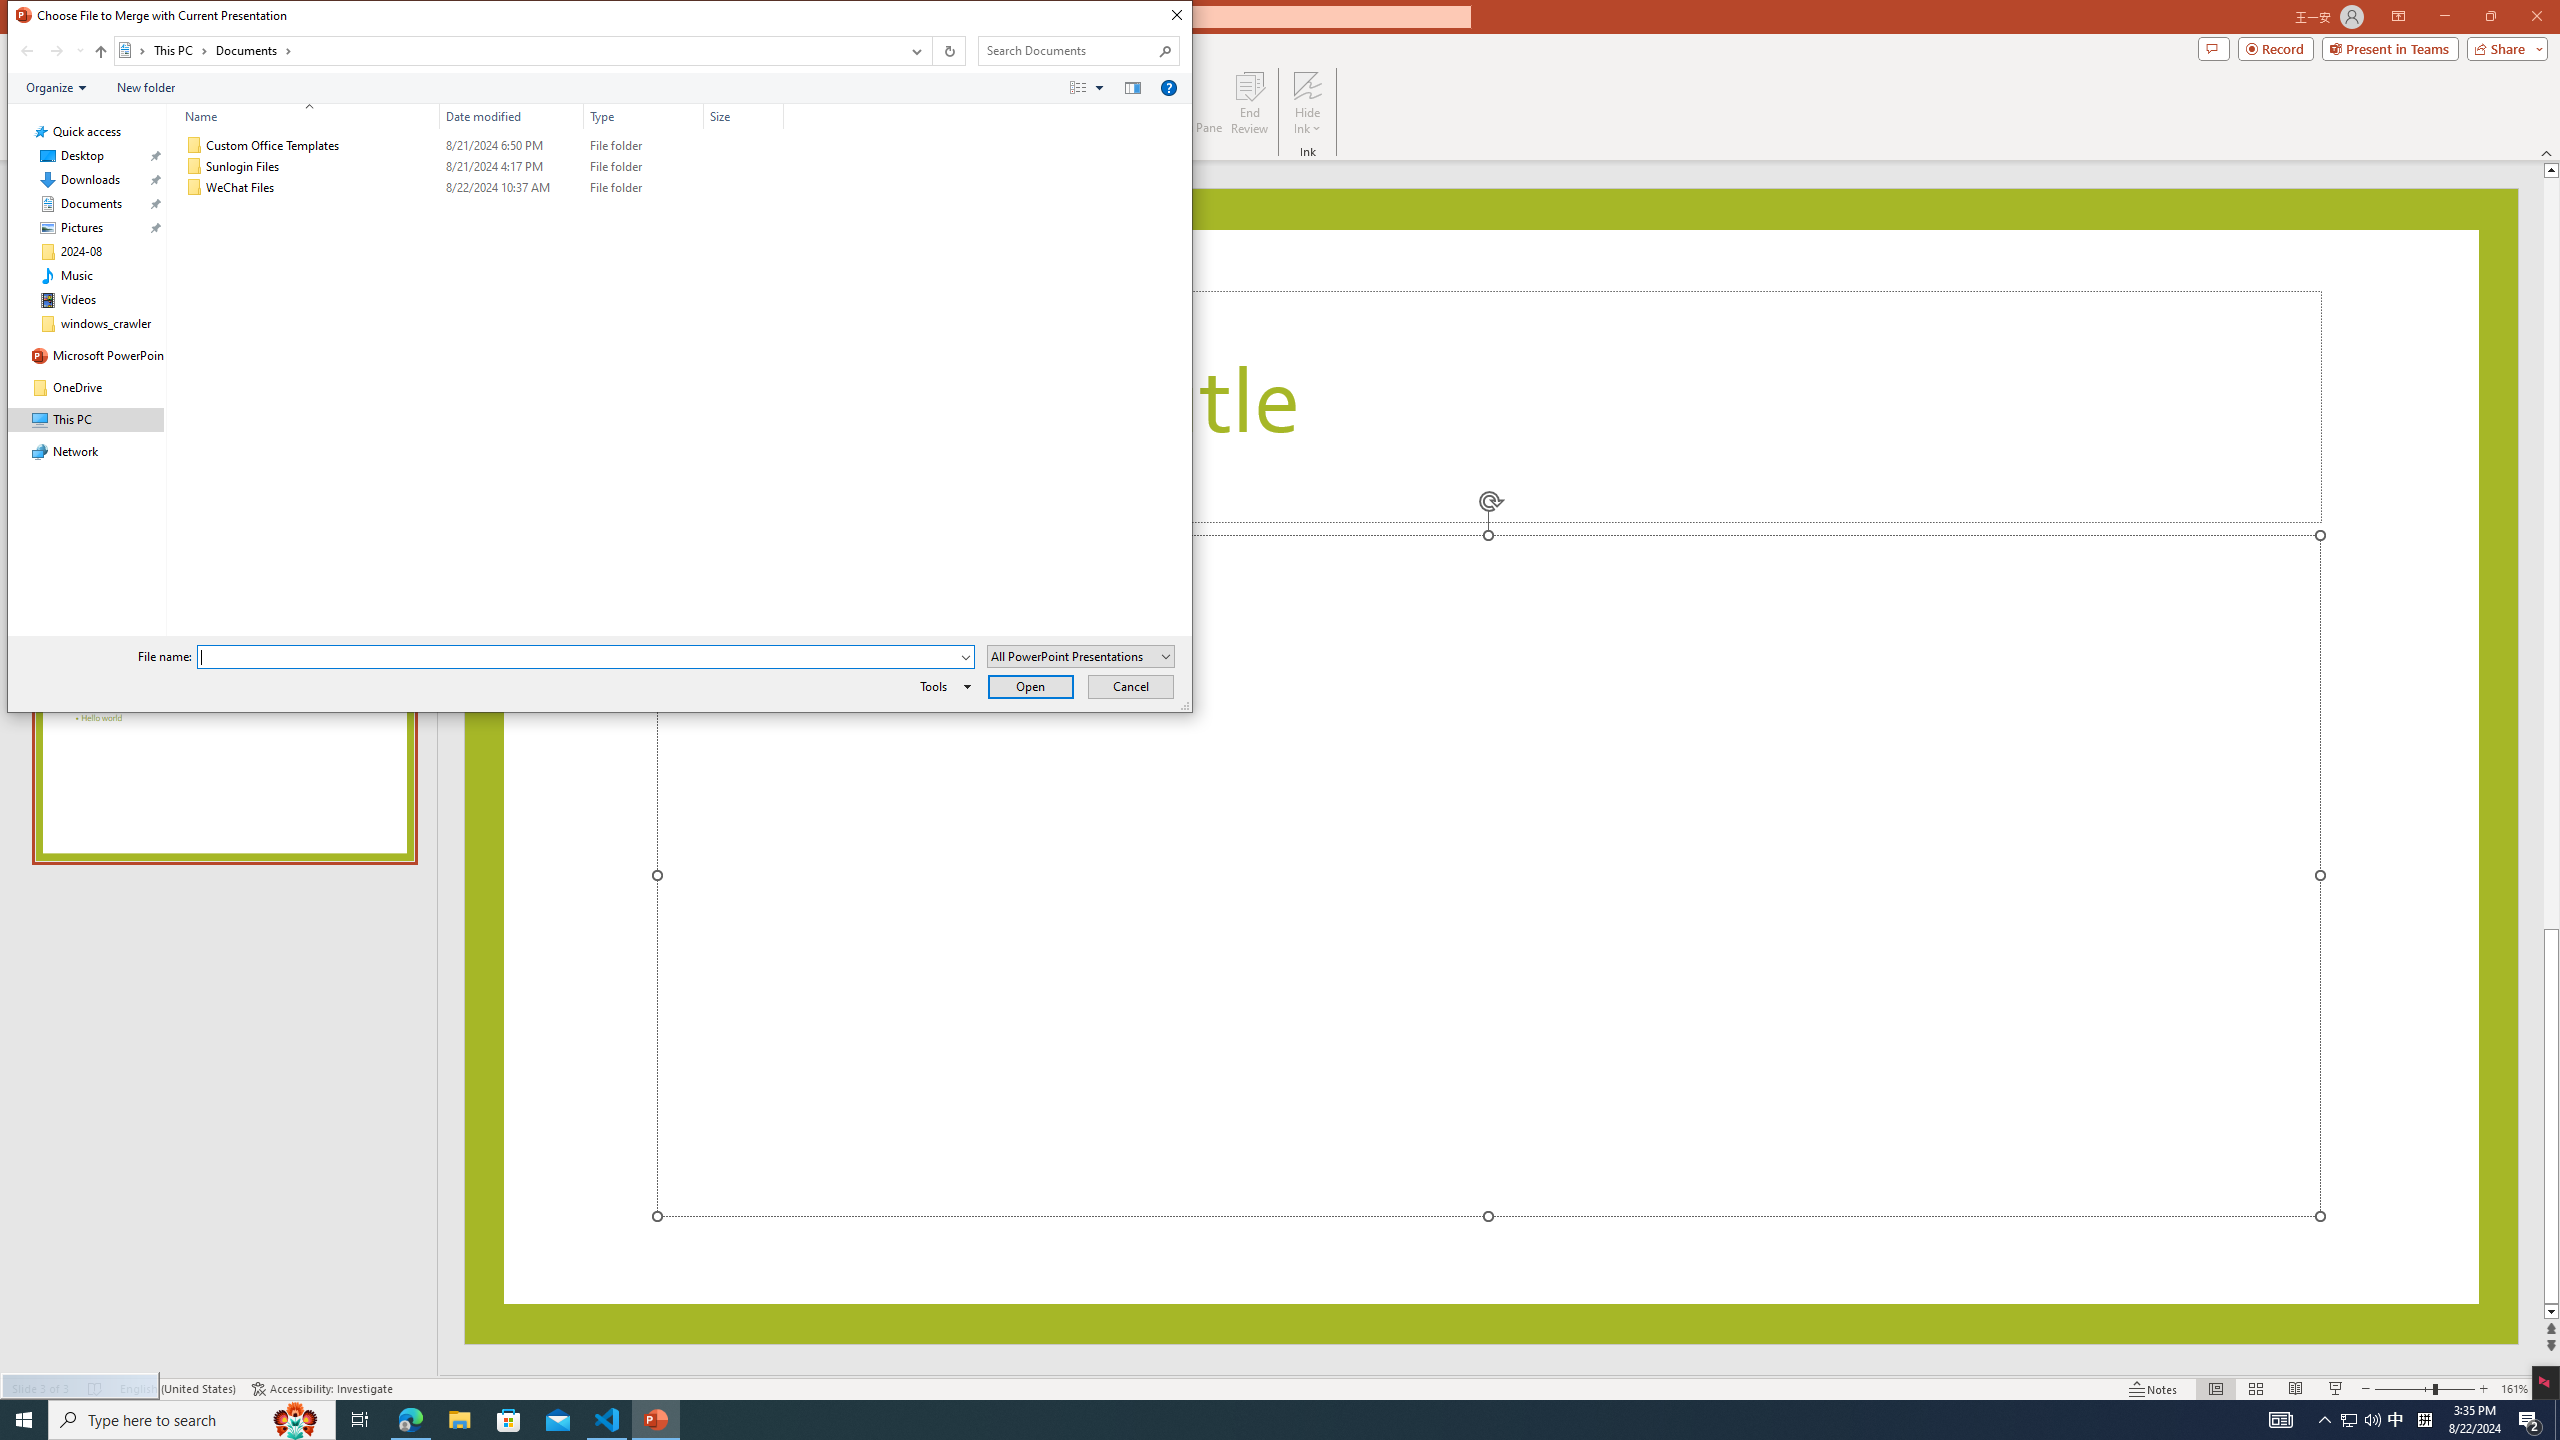 This screenshot has height=1440, width=2560. What do you see at coordinates (1165, 50) in the screenshot?
I see `'Search'` at bounding box center [1165, 50].